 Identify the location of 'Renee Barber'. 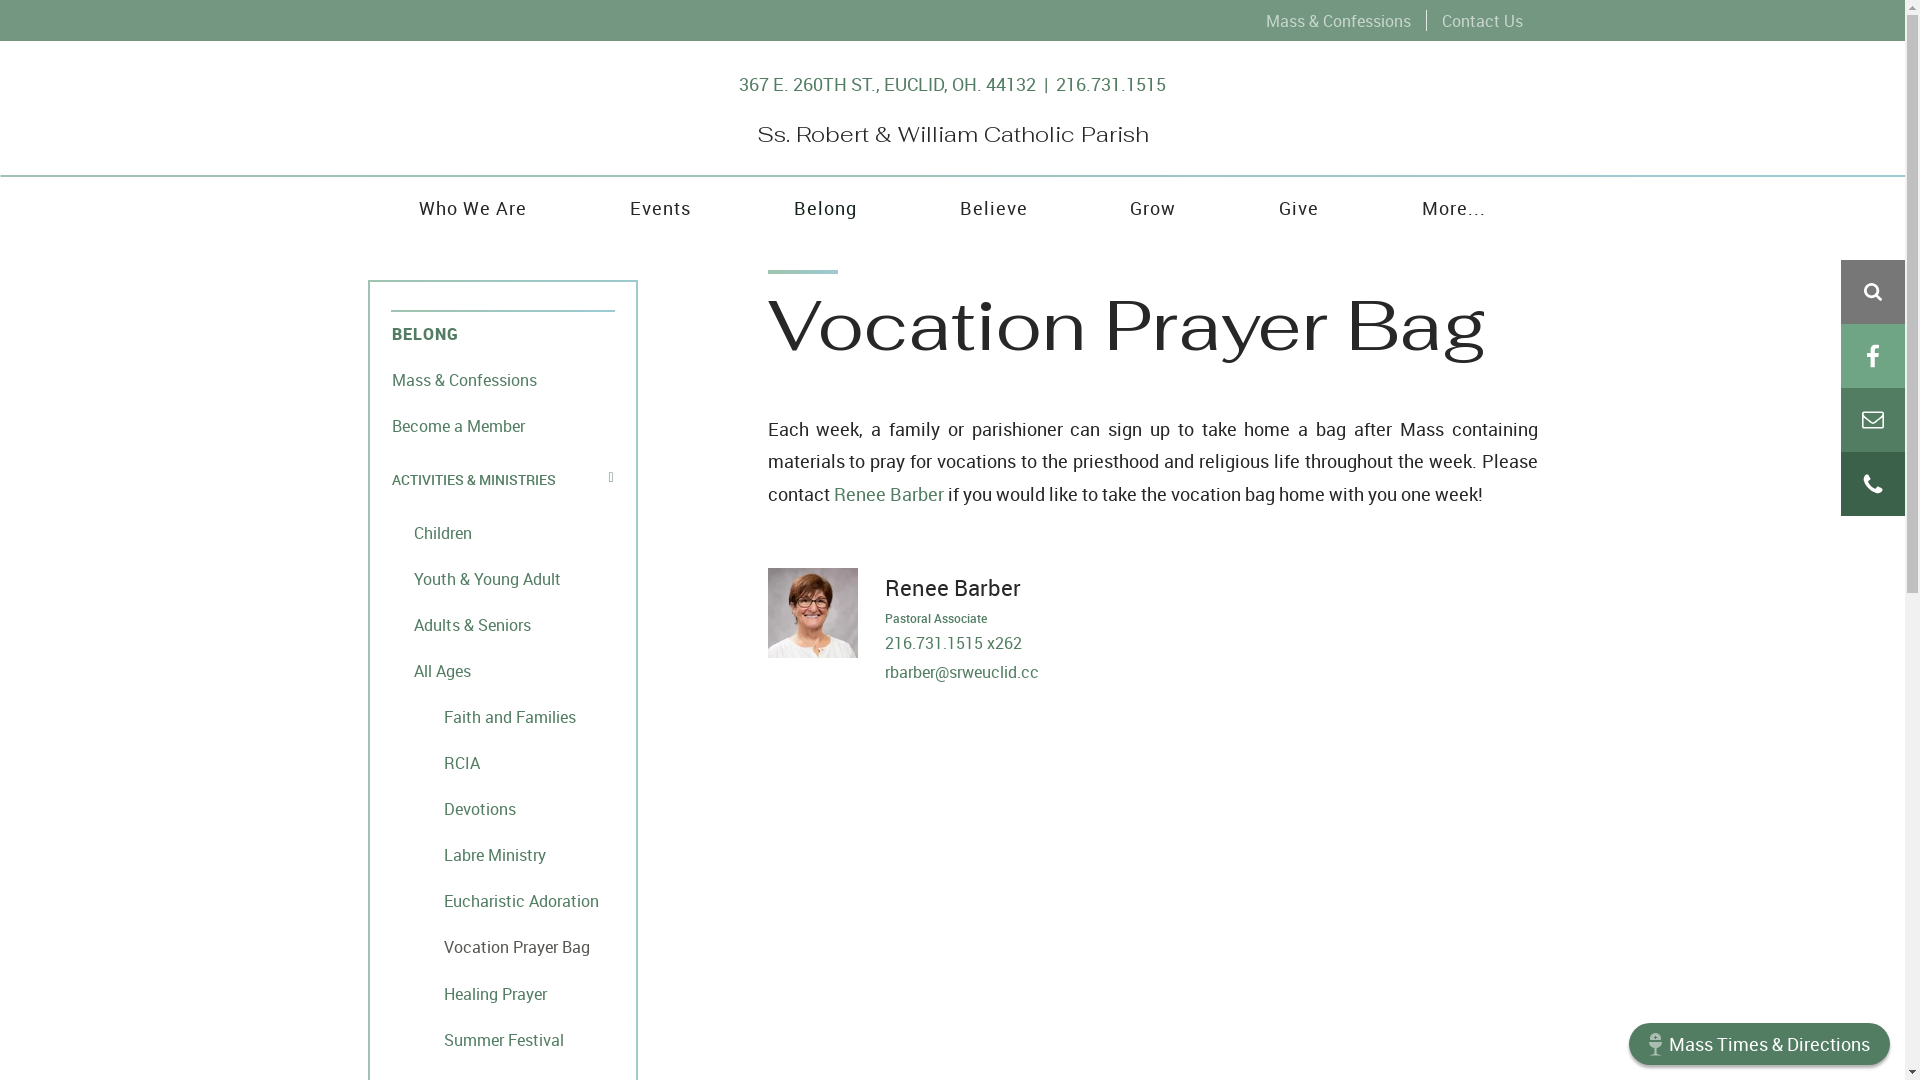
(887, 493).